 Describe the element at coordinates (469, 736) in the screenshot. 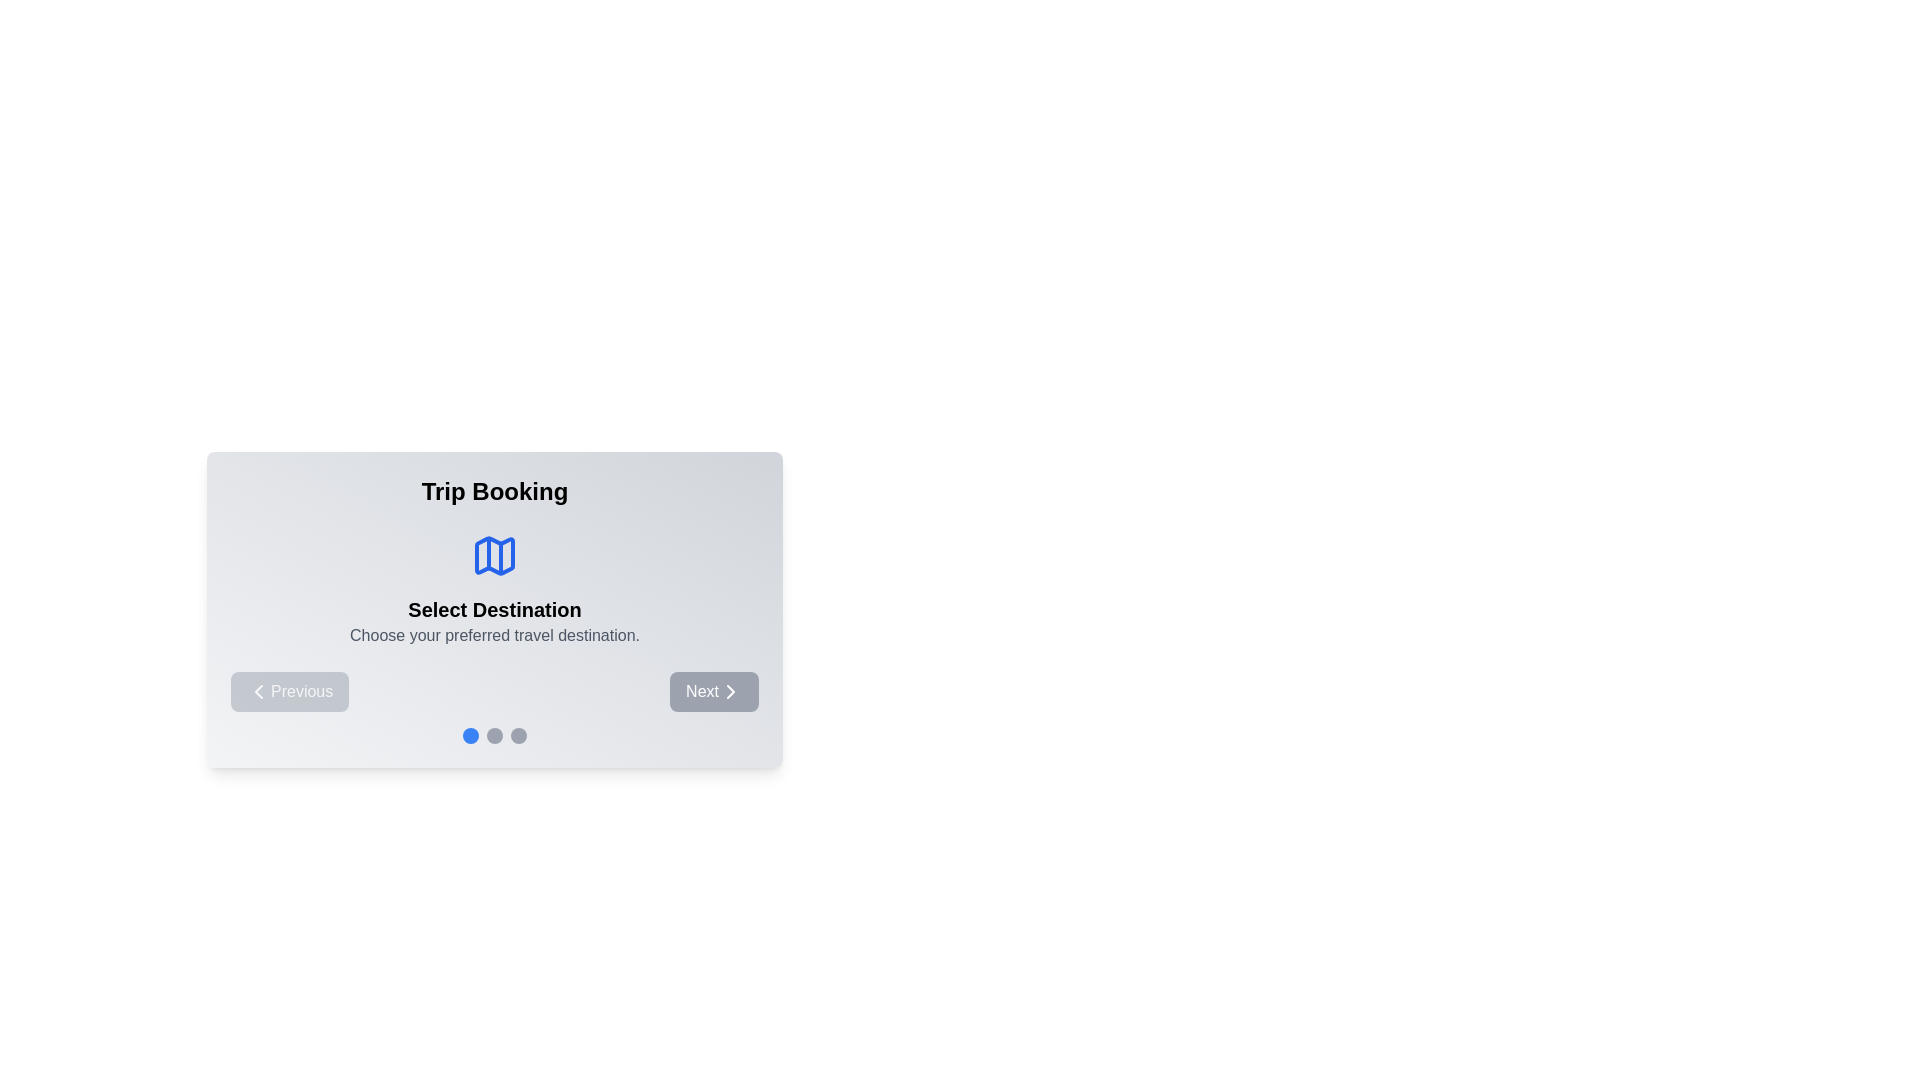

I see `the leftmost circular step indicator, which has a blue background and indicates the active step in a multi-step process` at that location.